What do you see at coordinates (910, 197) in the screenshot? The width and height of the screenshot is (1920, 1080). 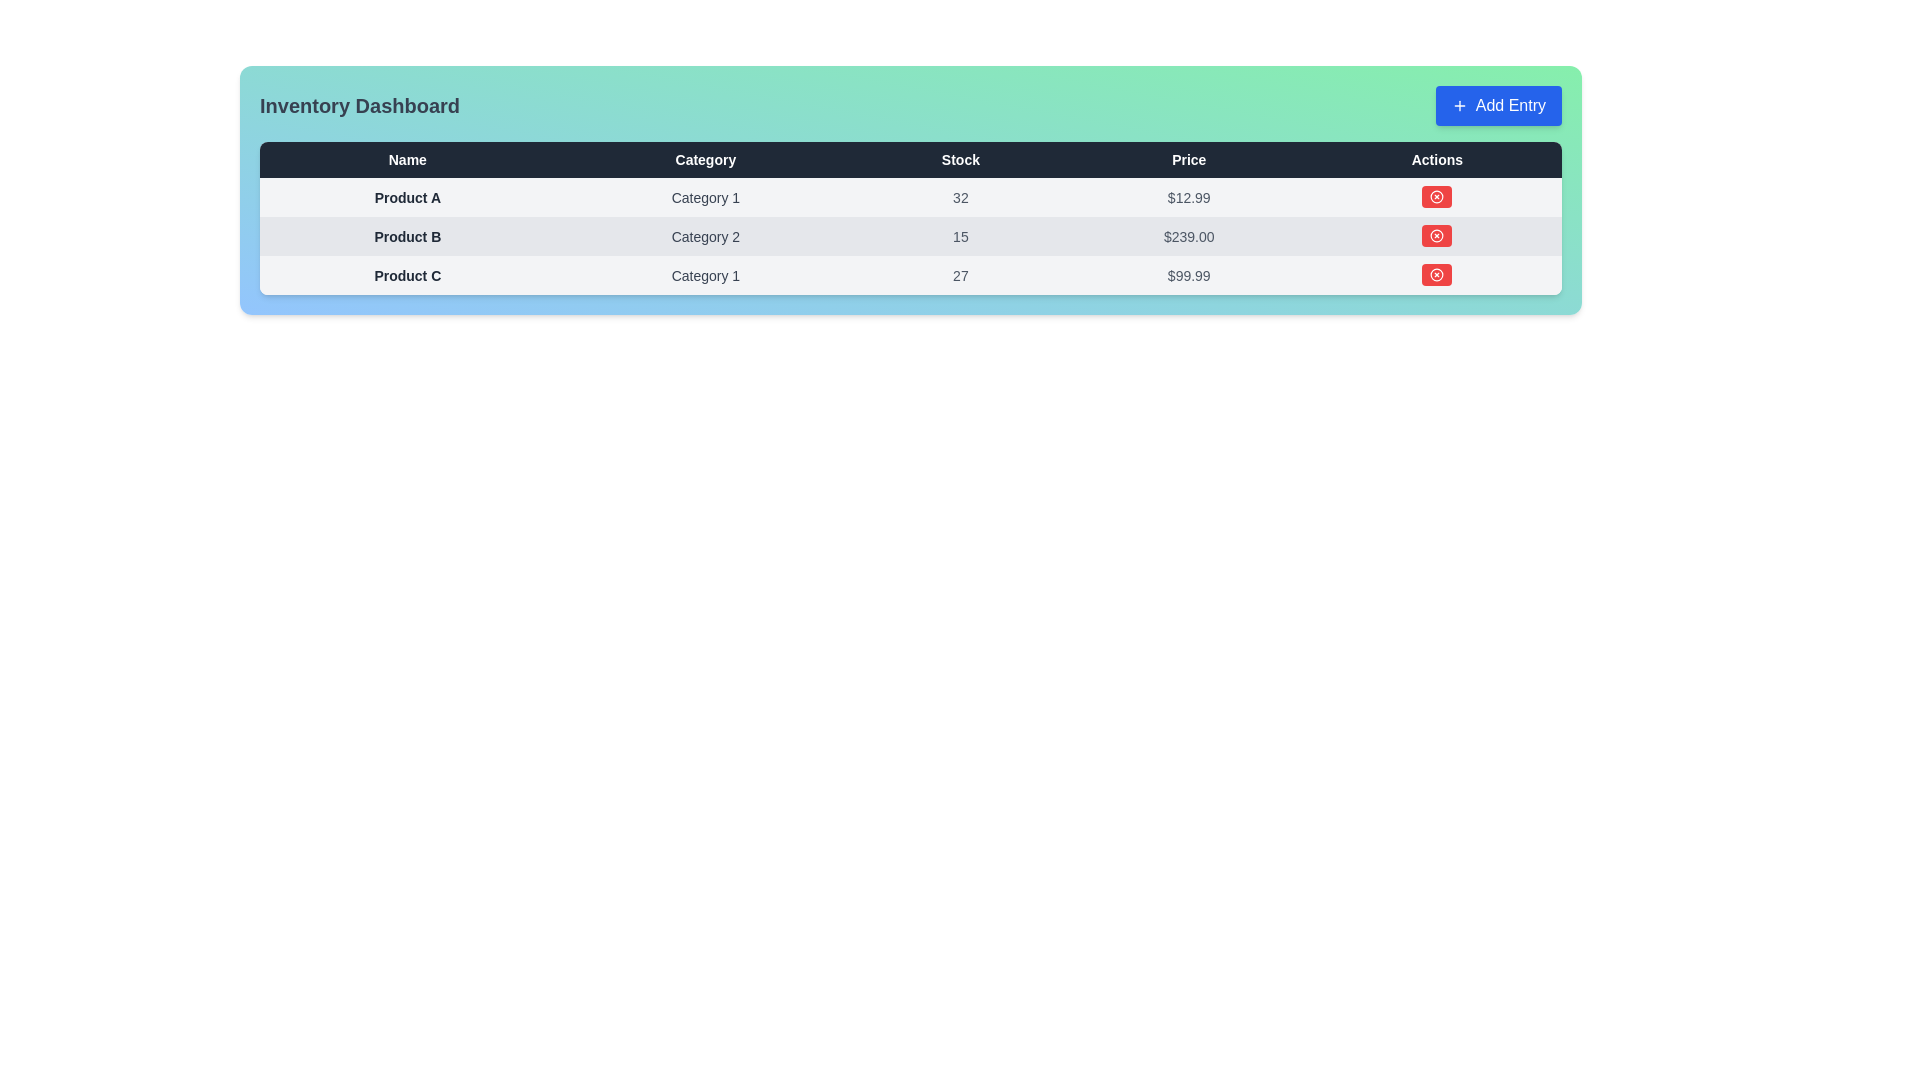 I see `the first row of the product table in the 'Inventory Dashboard', which contains product details such as name, category, stock, price, and action buttons` at bounding box center [910, 197].